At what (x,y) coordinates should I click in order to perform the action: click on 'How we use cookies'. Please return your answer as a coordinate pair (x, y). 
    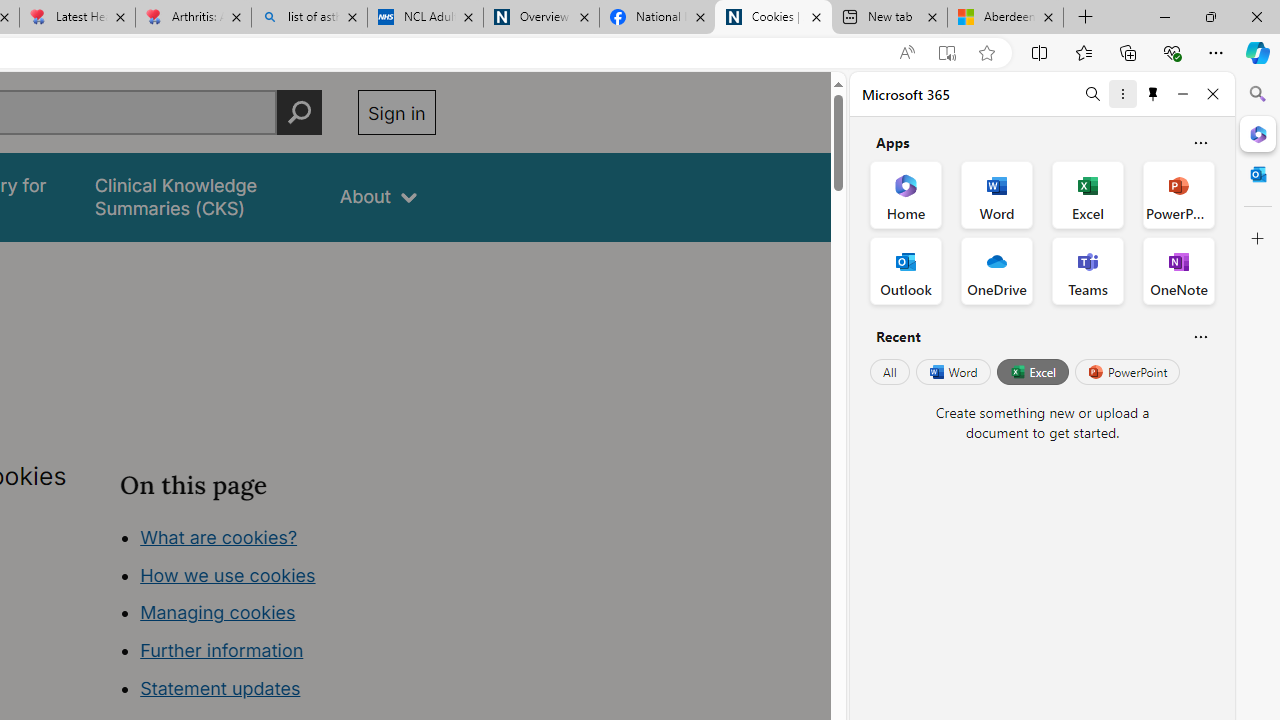
    Looking at the image, I should click on (227, 574).